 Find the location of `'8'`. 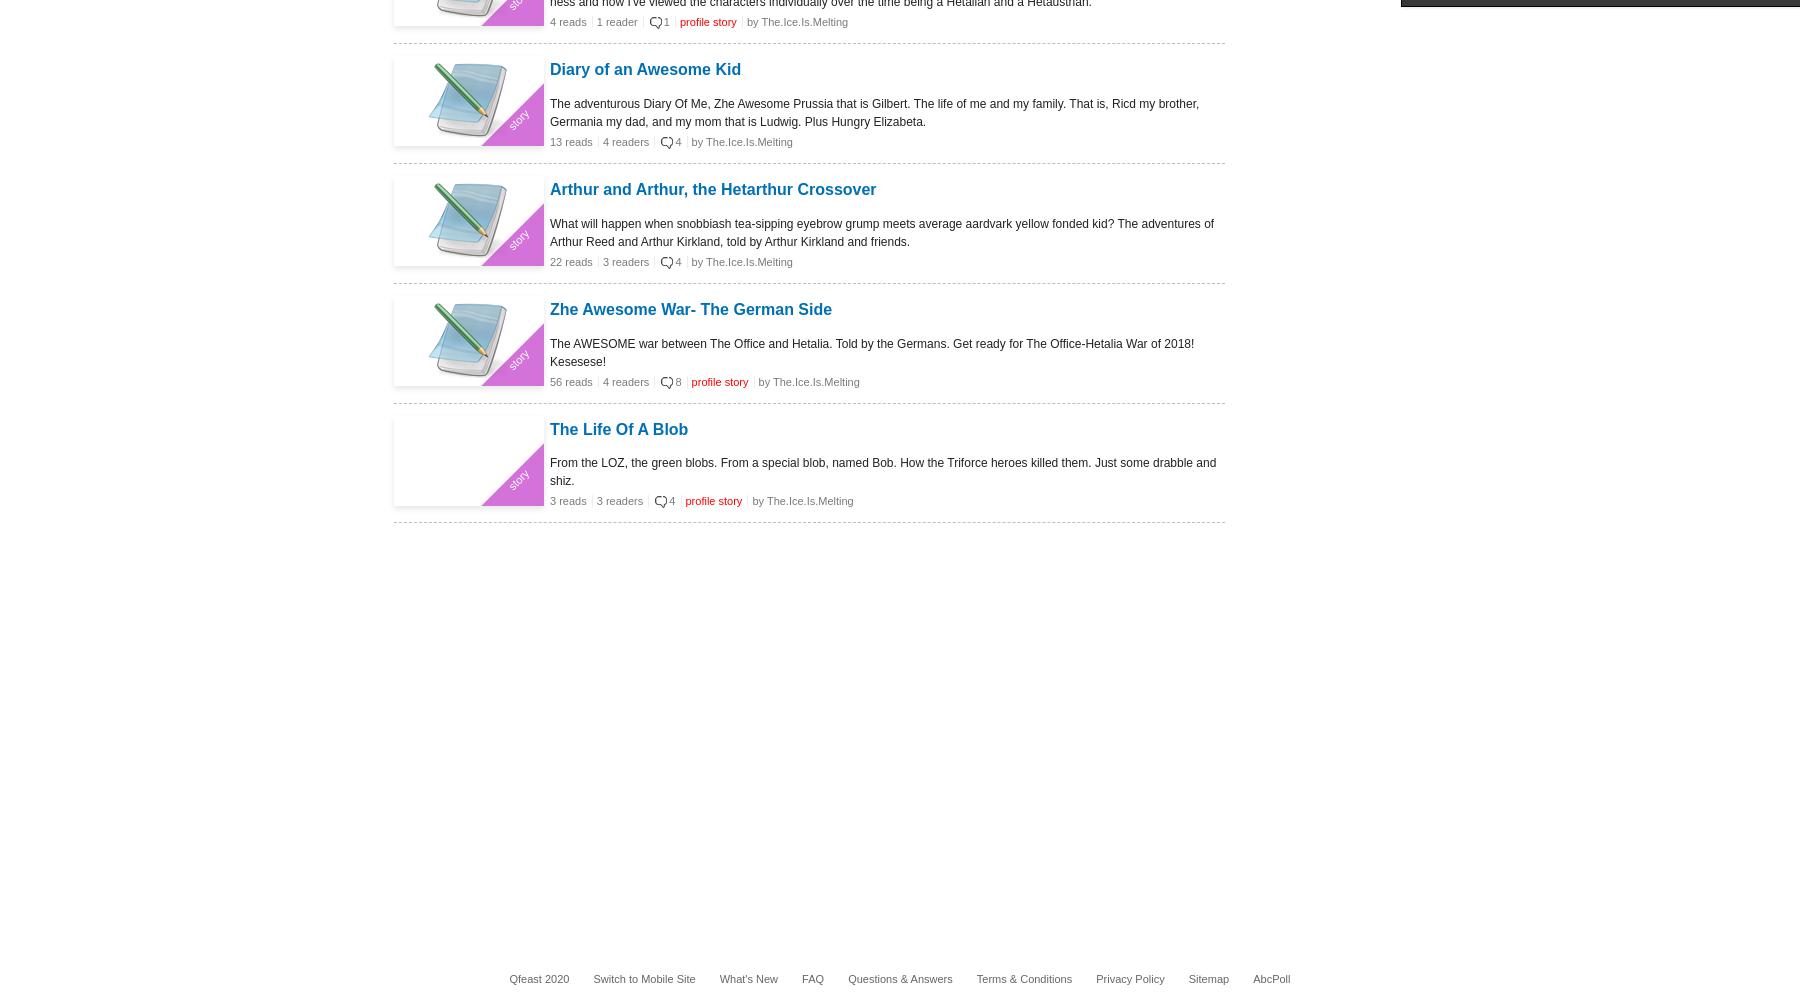

'8' is located at coordinates (675, 381).